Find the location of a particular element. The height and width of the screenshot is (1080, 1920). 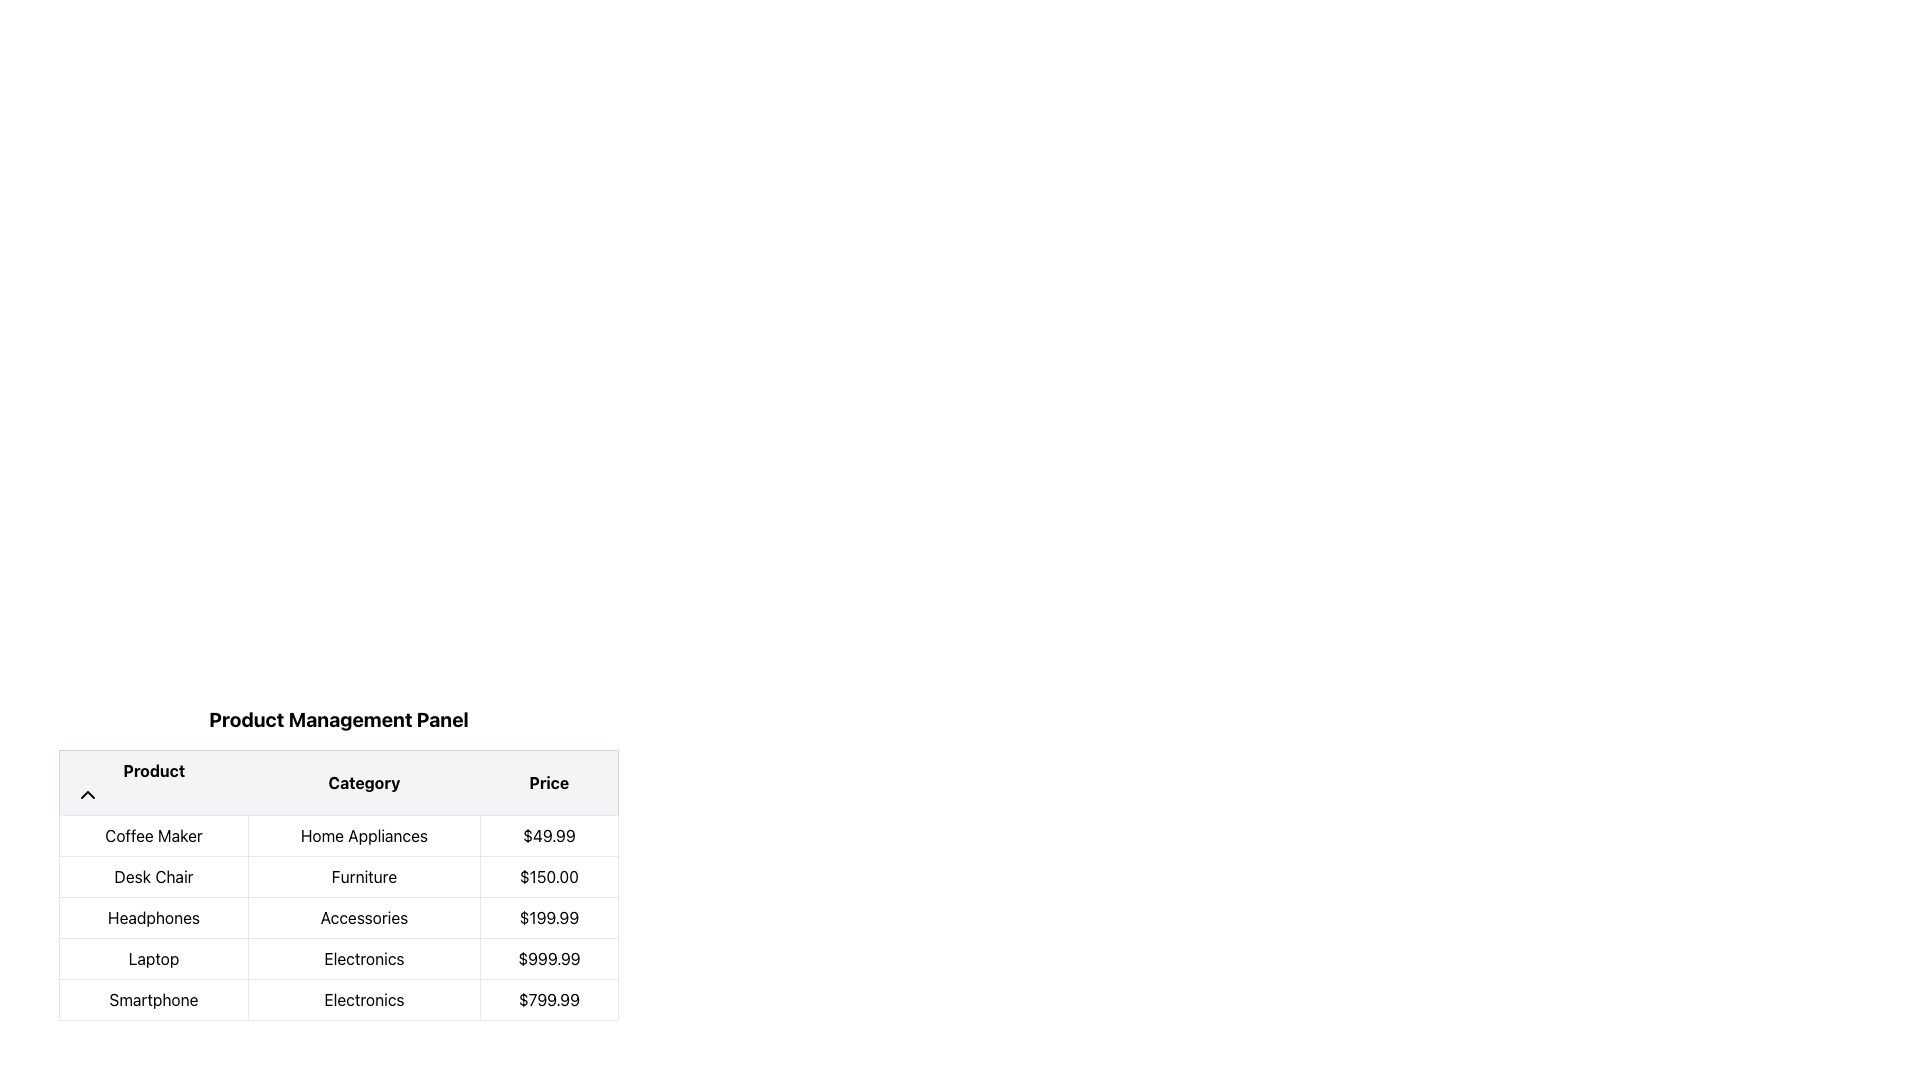

the table cell displaying 'Headphones' in the 'Product Management Panel' is located at coordinates (152, 918).